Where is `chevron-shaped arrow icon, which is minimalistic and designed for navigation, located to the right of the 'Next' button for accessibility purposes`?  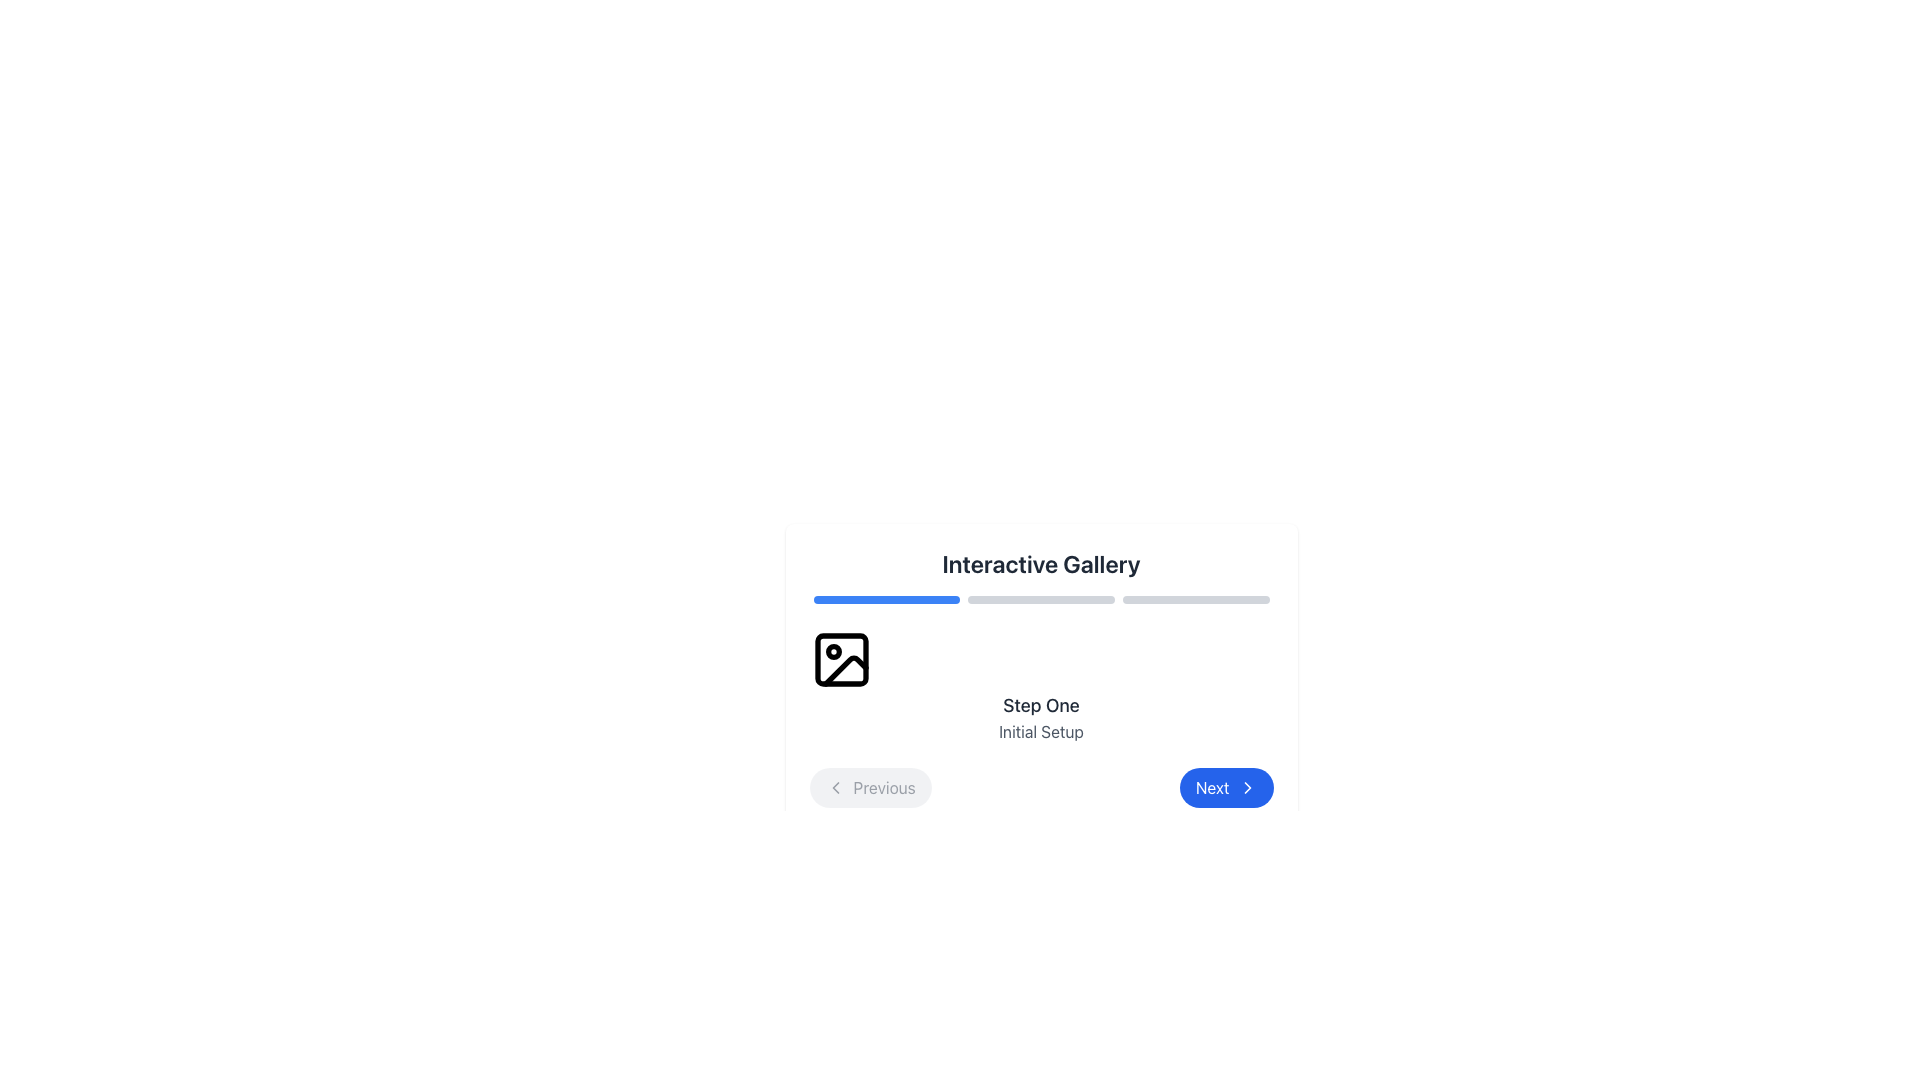 chevron-shaped arrow icon, which is minimalistic and designed for navigation, located to the right of the 'Next' button for accessibility purposes is located at coordinates (1246, 786).